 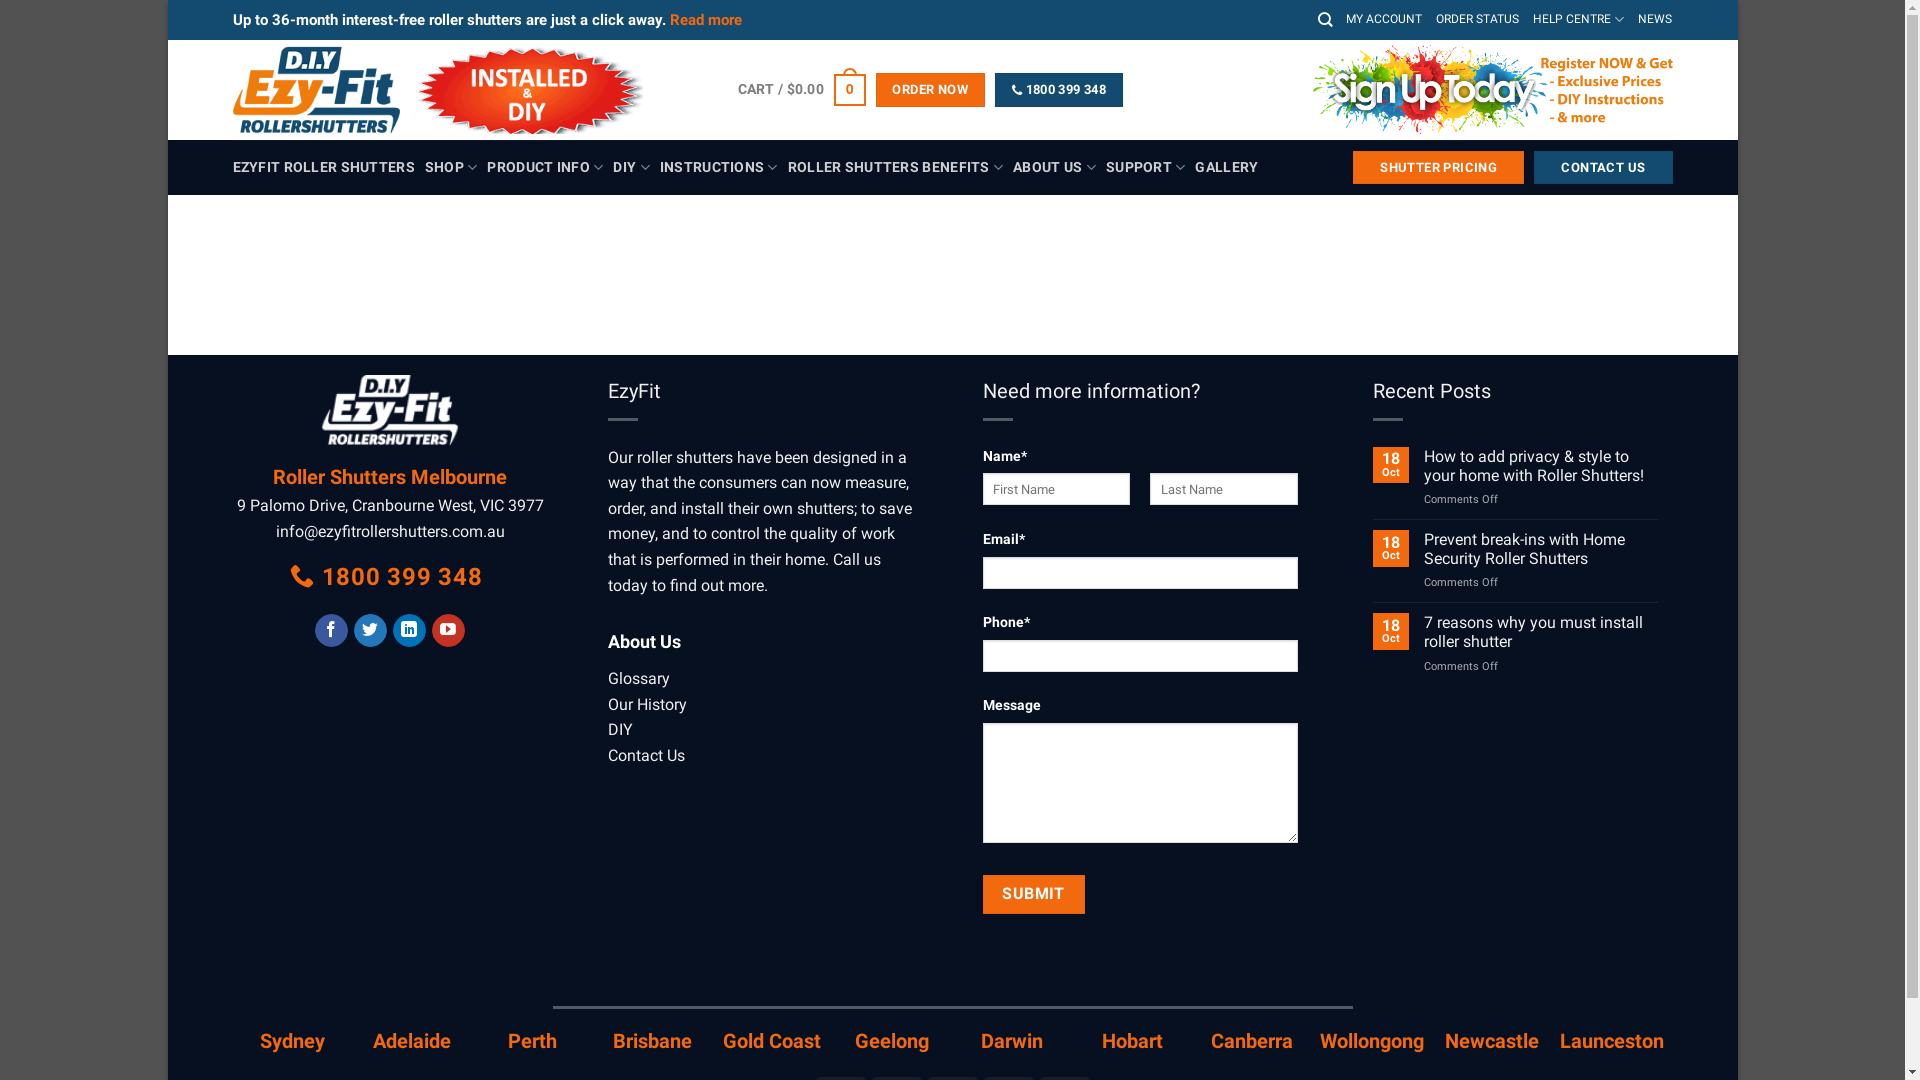 What do you see at coordinates (705, 19) in the screenshot?
I see `'Read more'` at bounding box center [705, 19].